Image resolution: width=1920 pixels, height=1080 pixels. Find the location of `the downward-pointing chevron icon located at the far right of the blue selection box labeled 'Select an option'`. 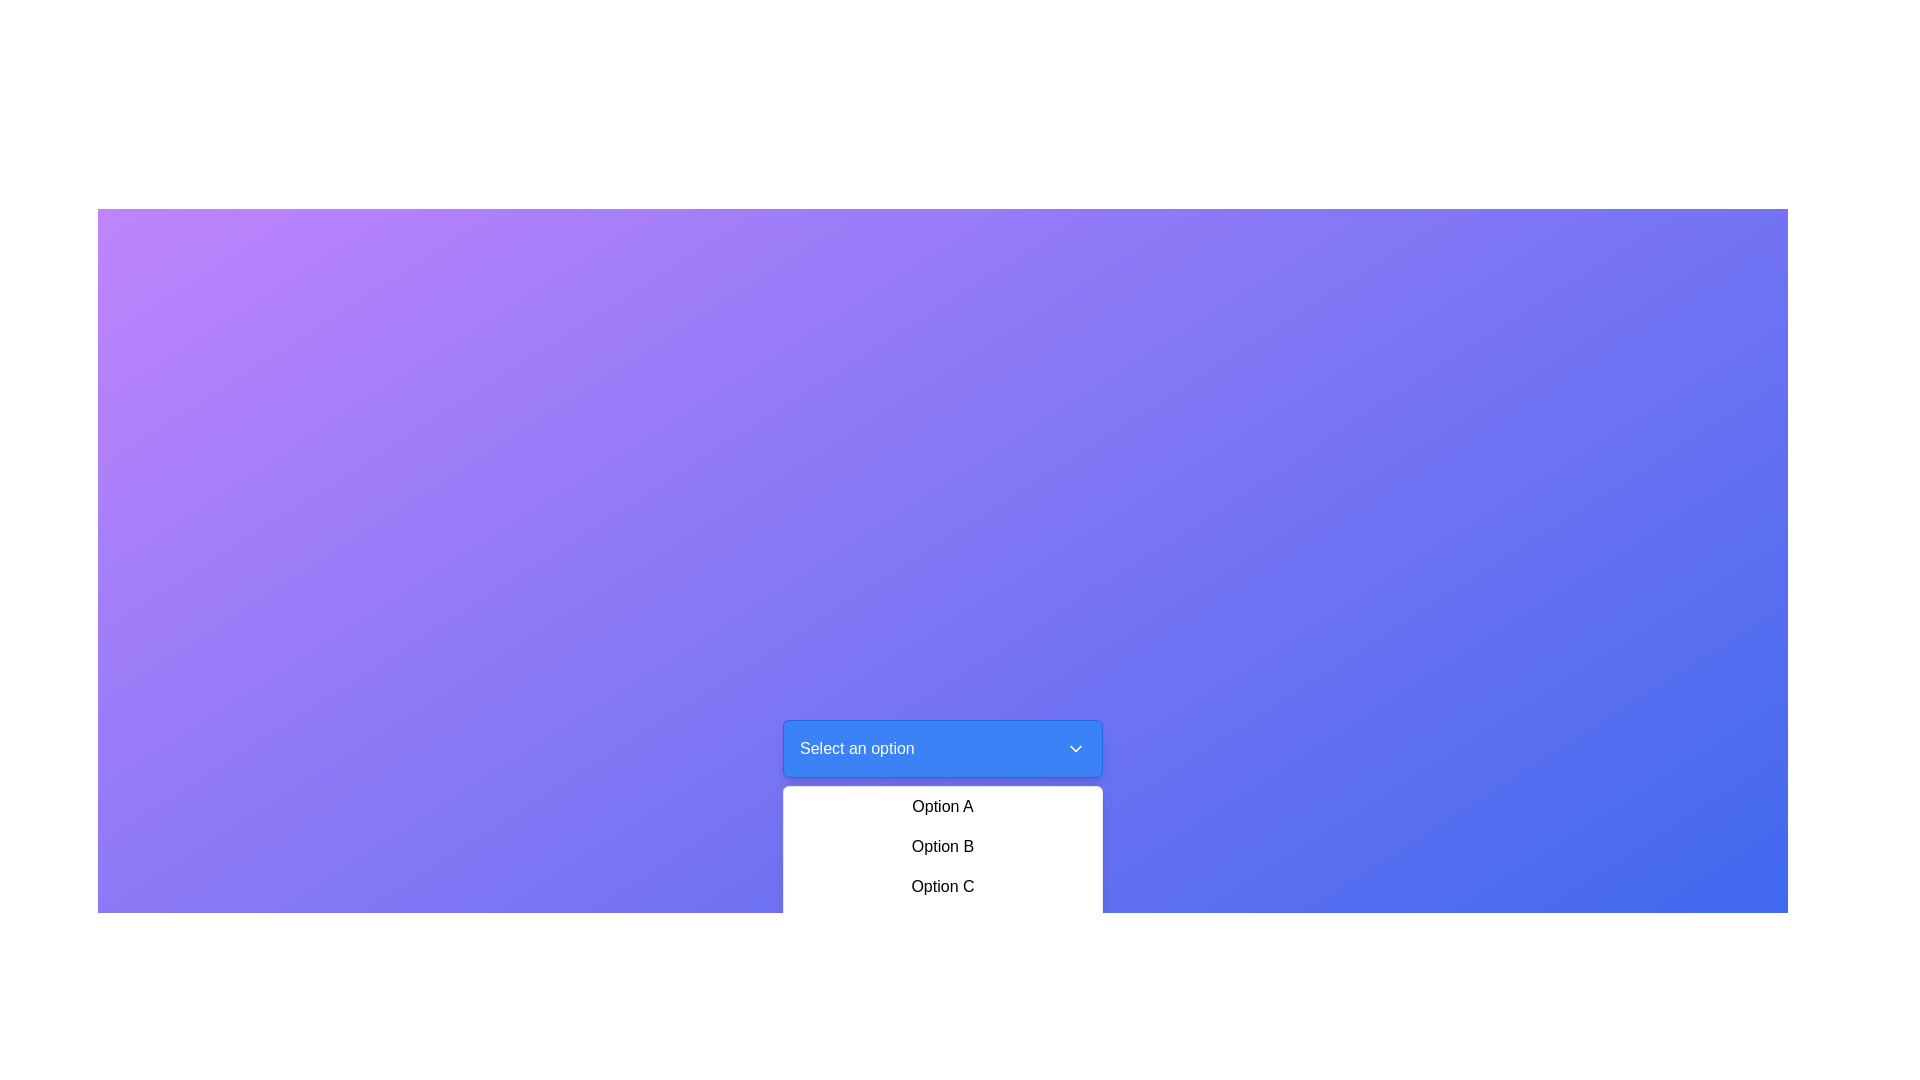

the downward-pointing chevron icon located at the far right of the blue selection box labeled 'Select an option' is located at coordinates (1074, 748).